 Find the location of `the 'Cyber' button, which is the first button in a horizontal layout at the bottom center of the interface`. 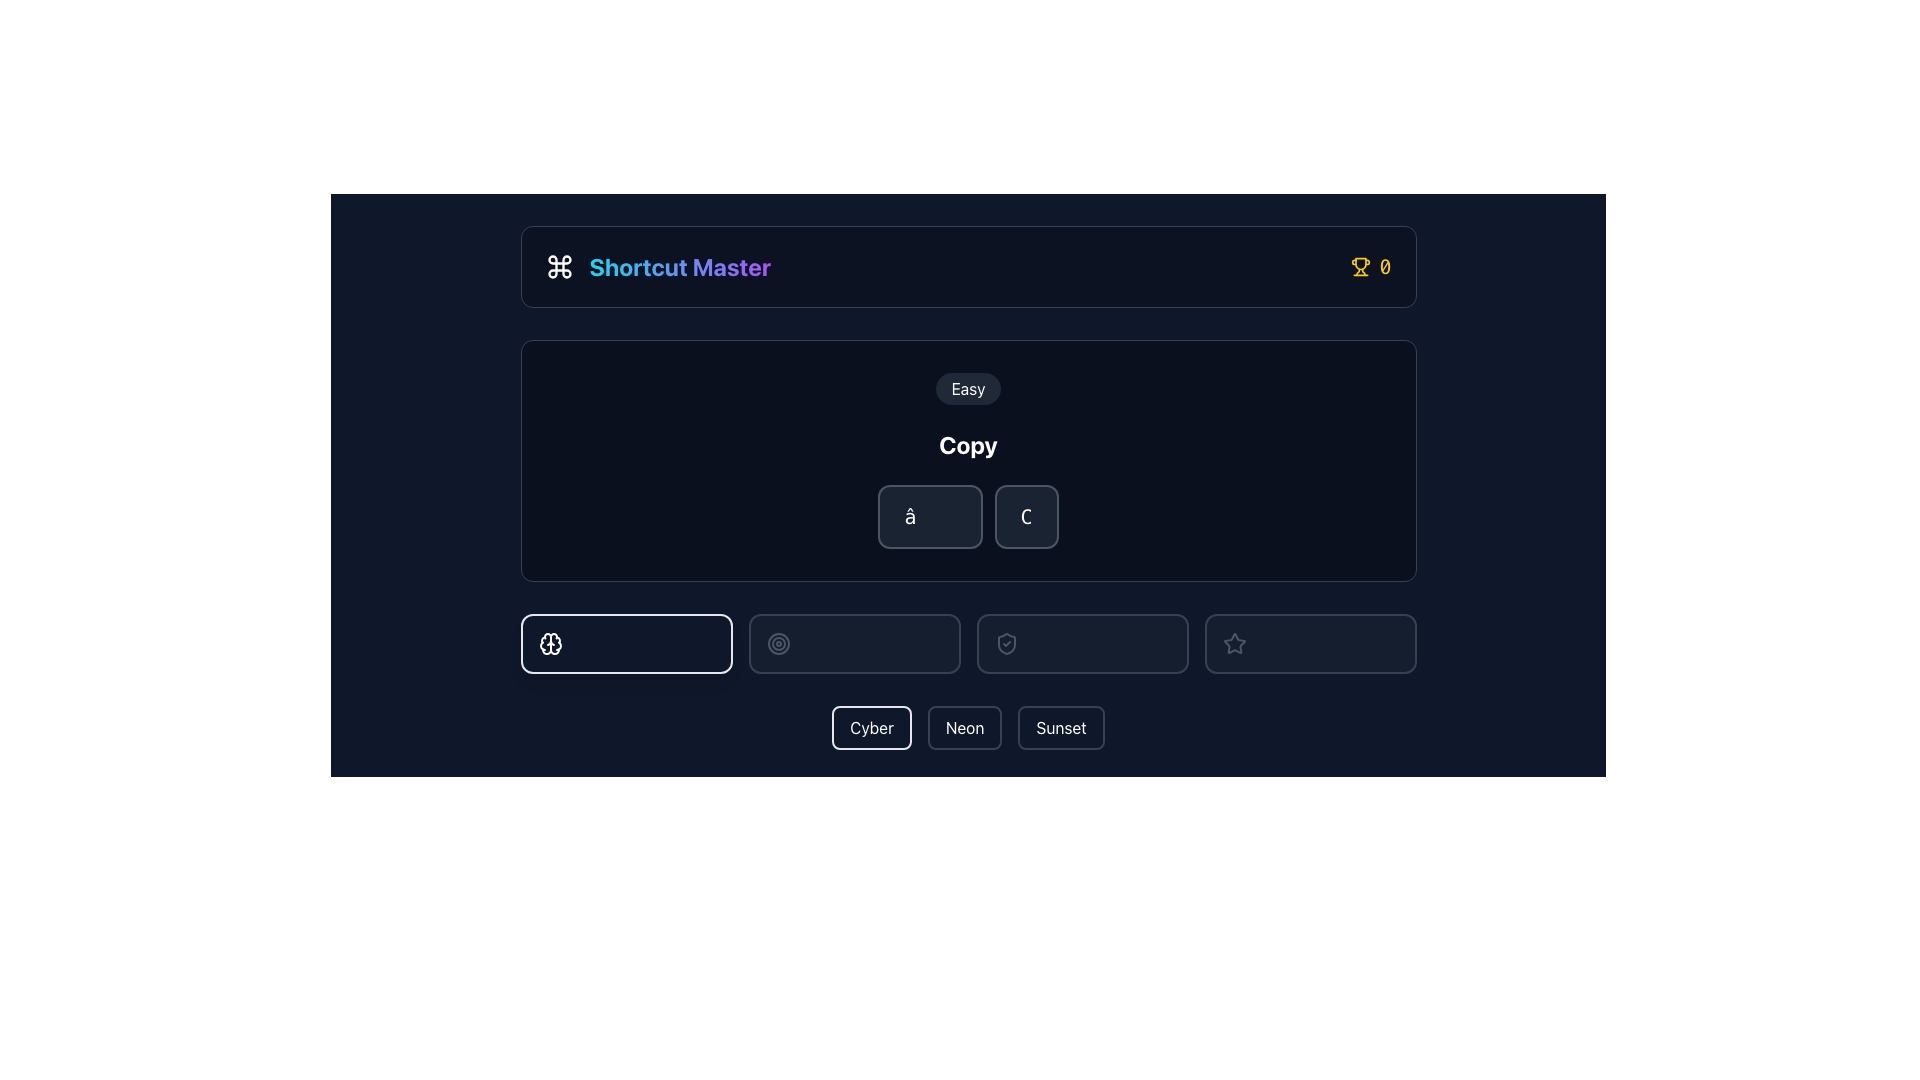

the 'Cyber' button, which is the first button in a horizontal layout at the bottom center of the interface is located at coordinates (872, 728).